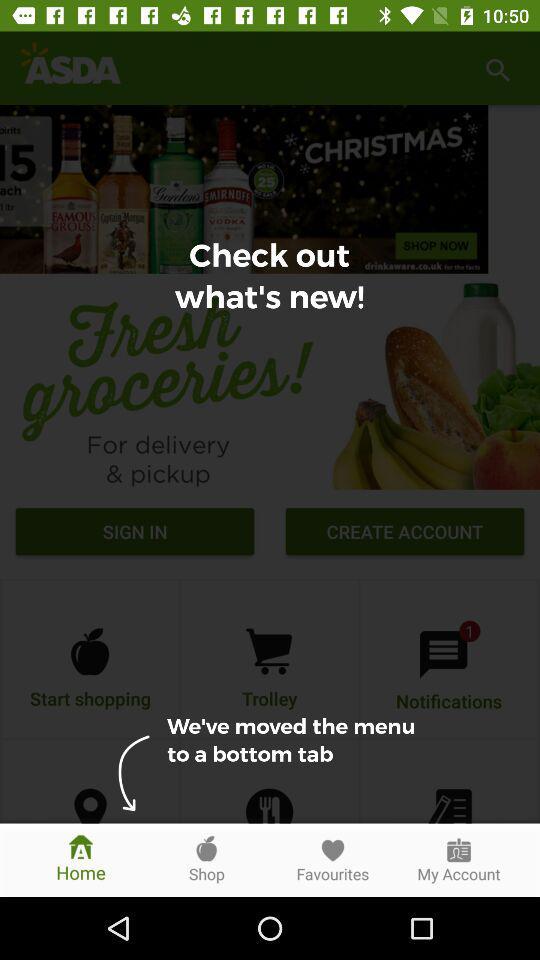 The image size is (540, 960). I want to click on icon above 1, so click(405, 533).